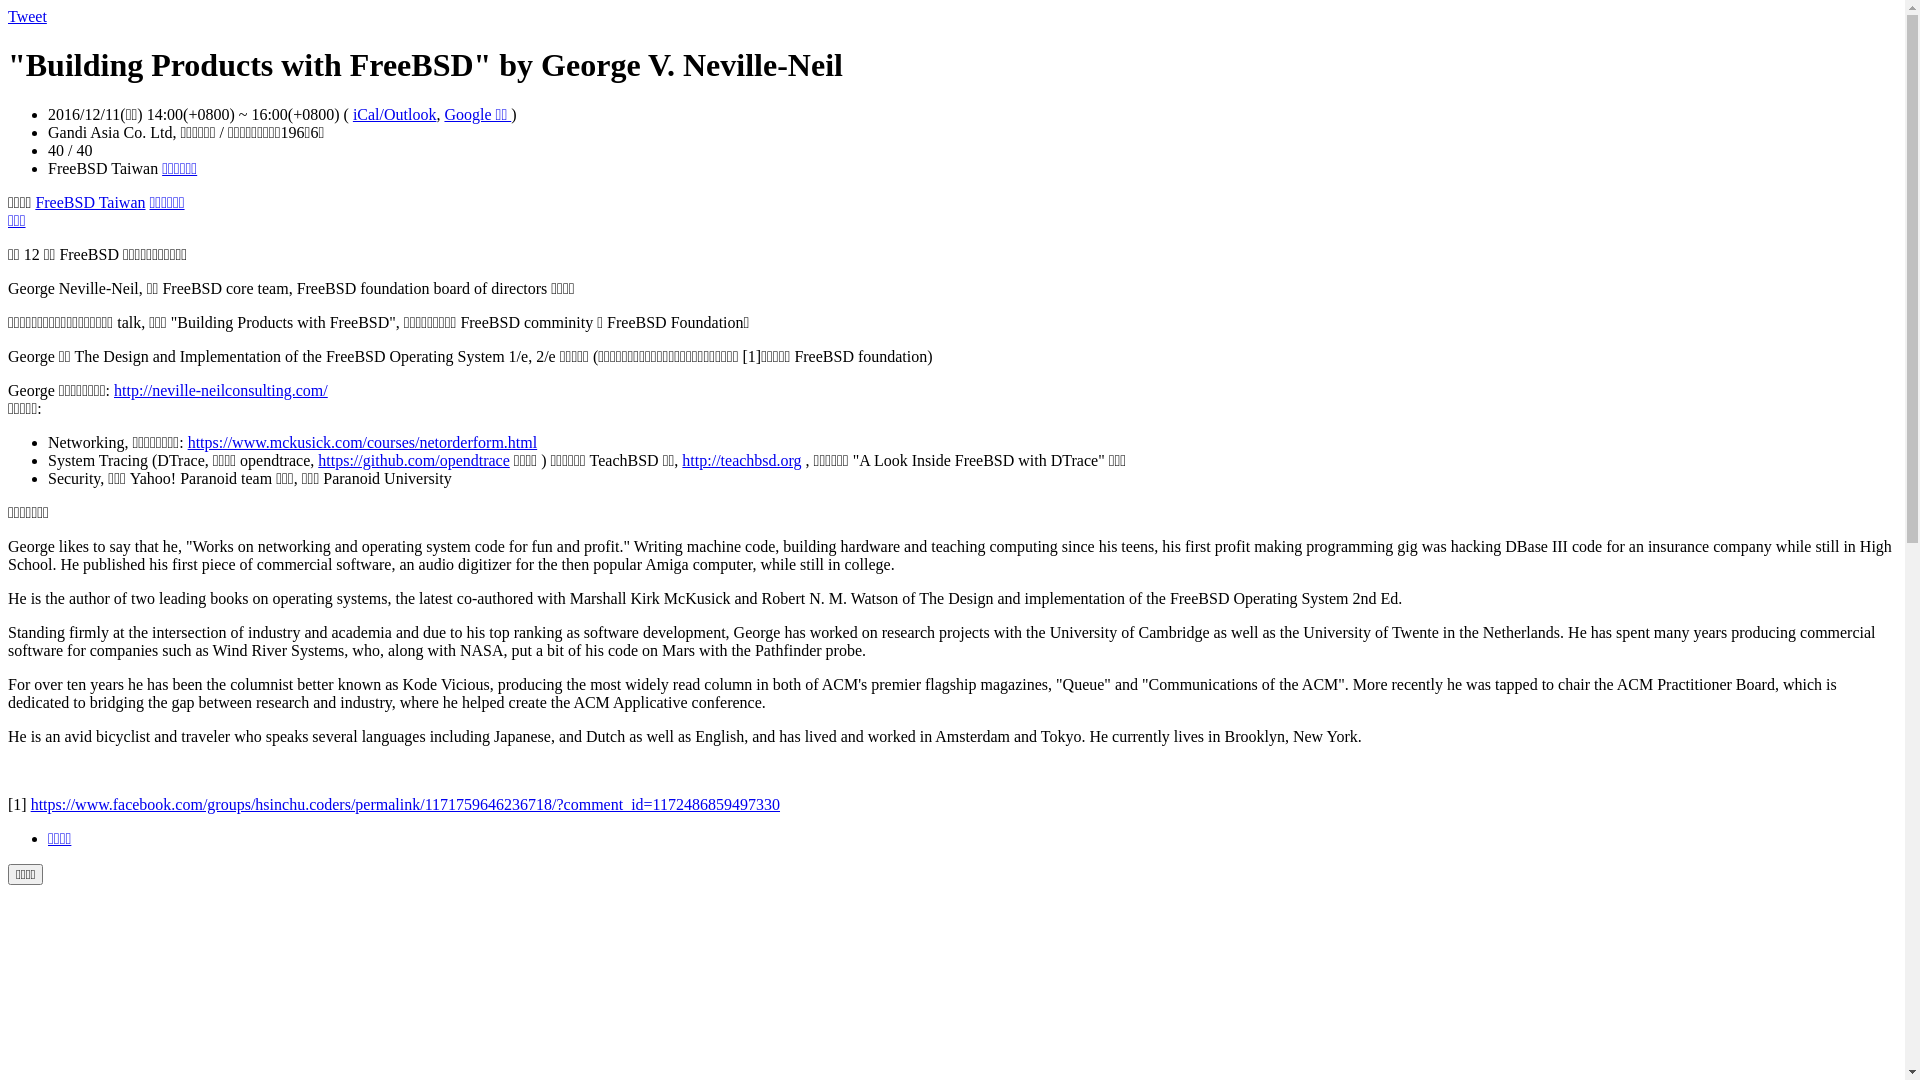  What do you see at coordinates (740, 460) in the screenshot?
I see `'http://teachbsd.org'` at bounding box center [740, 460].